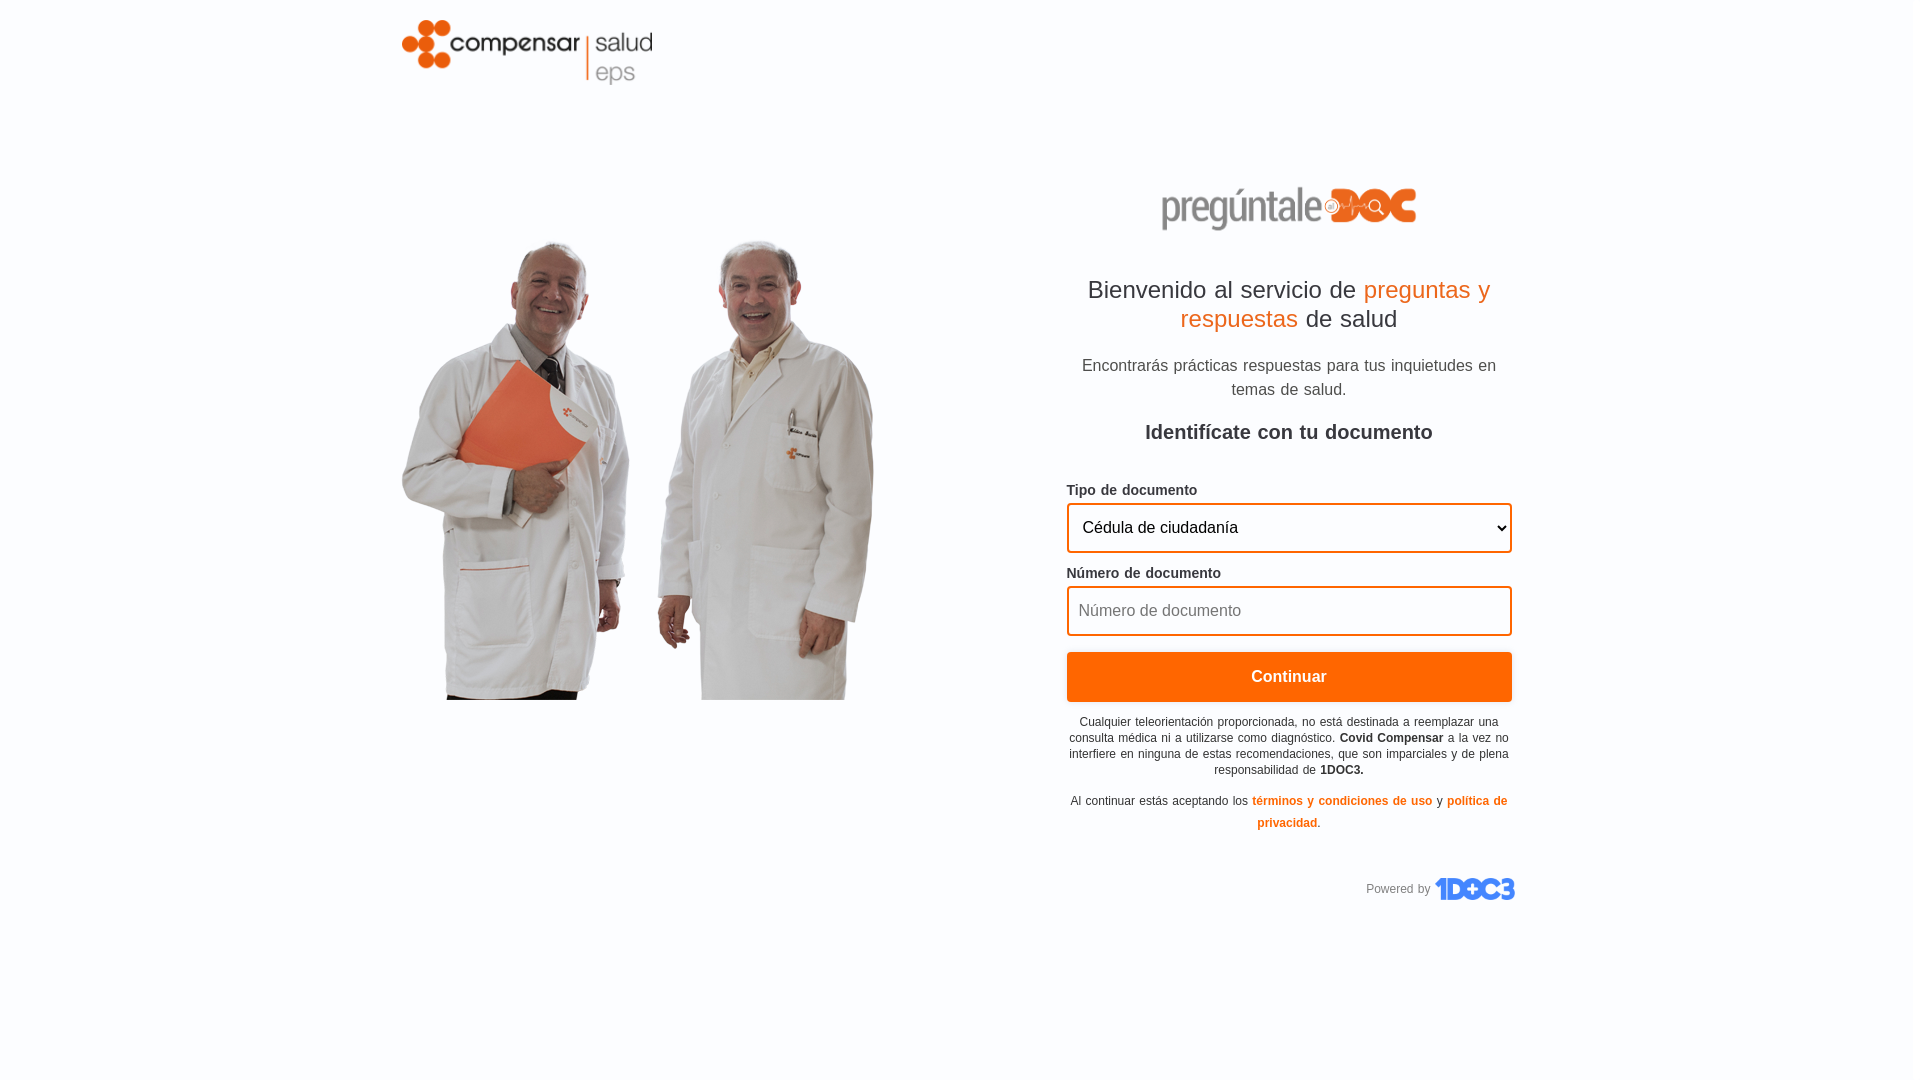  What do you see at coordinates (1288, 676) in the screenshot?
I see `'Continuar'` at bounding box center [1288, 676].